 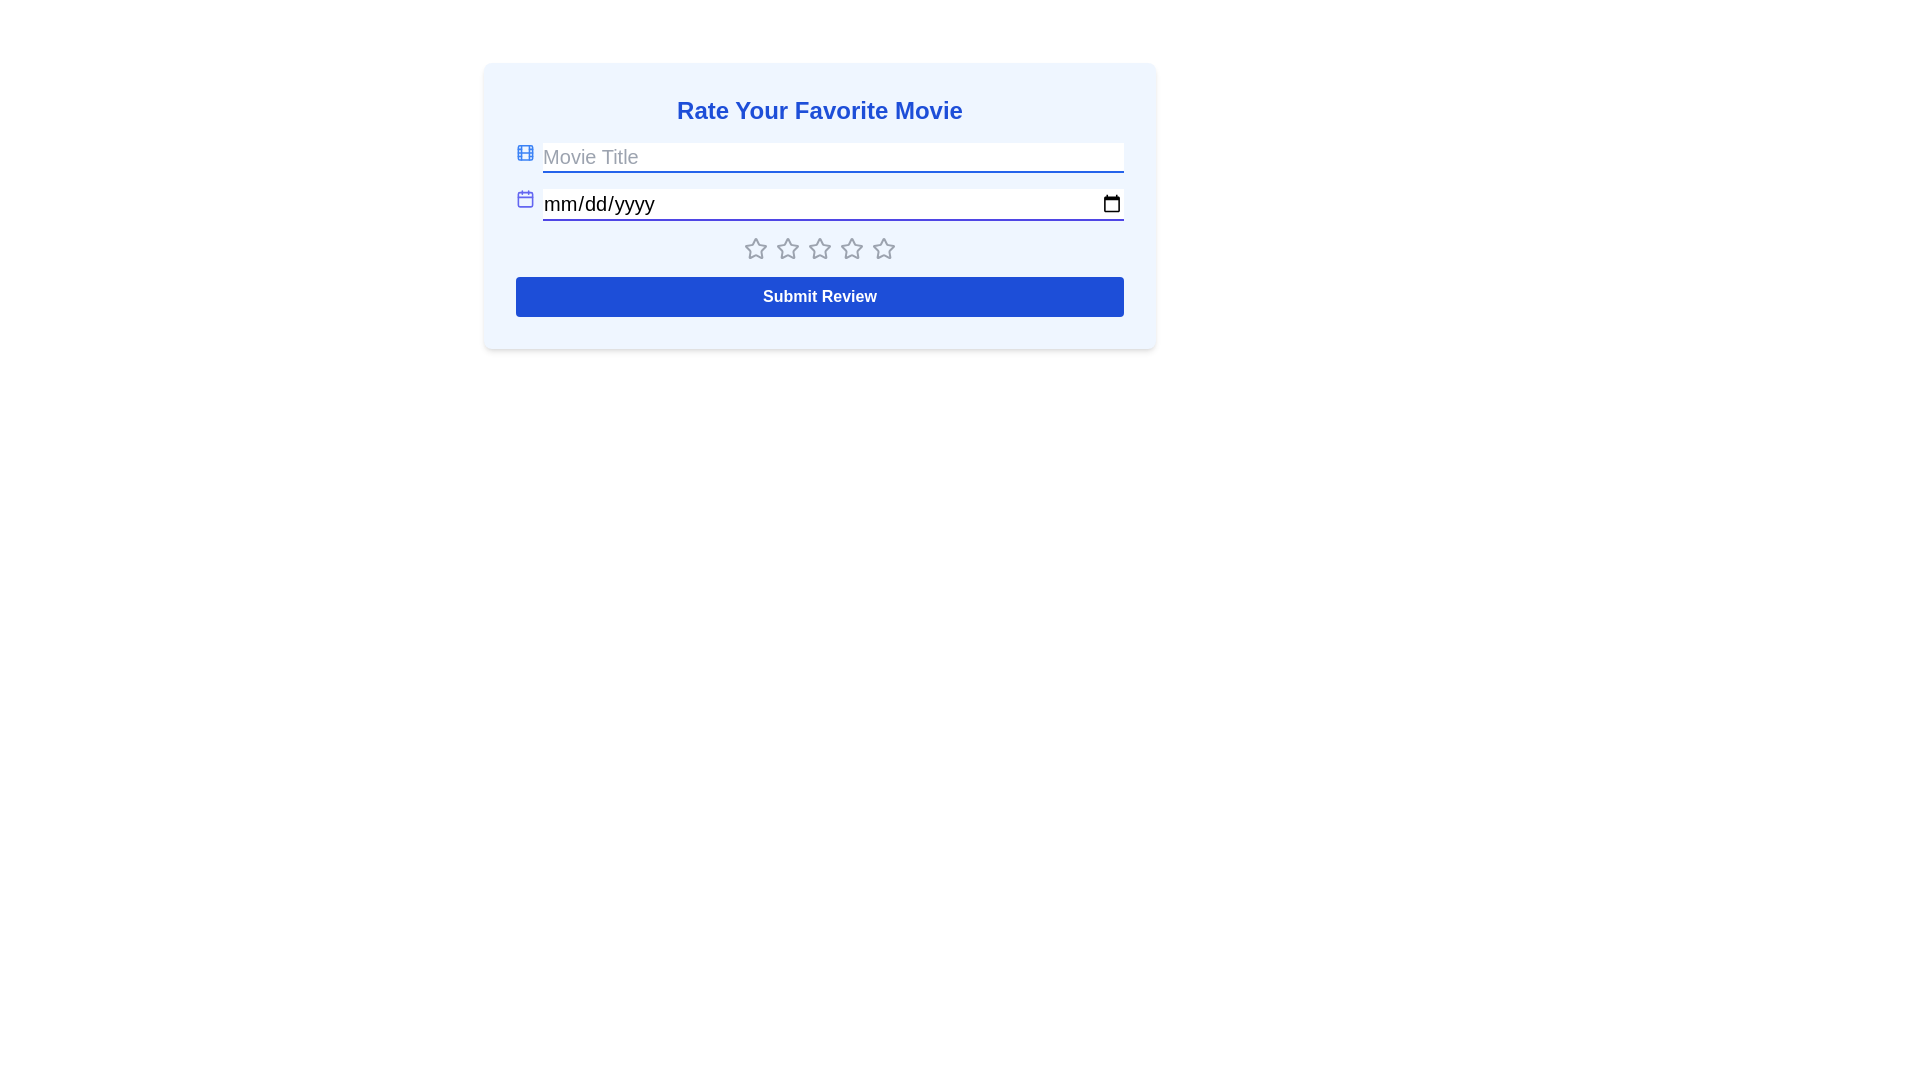 I want to click on the icon next to the movie title input field, so click(x=525, y=152).